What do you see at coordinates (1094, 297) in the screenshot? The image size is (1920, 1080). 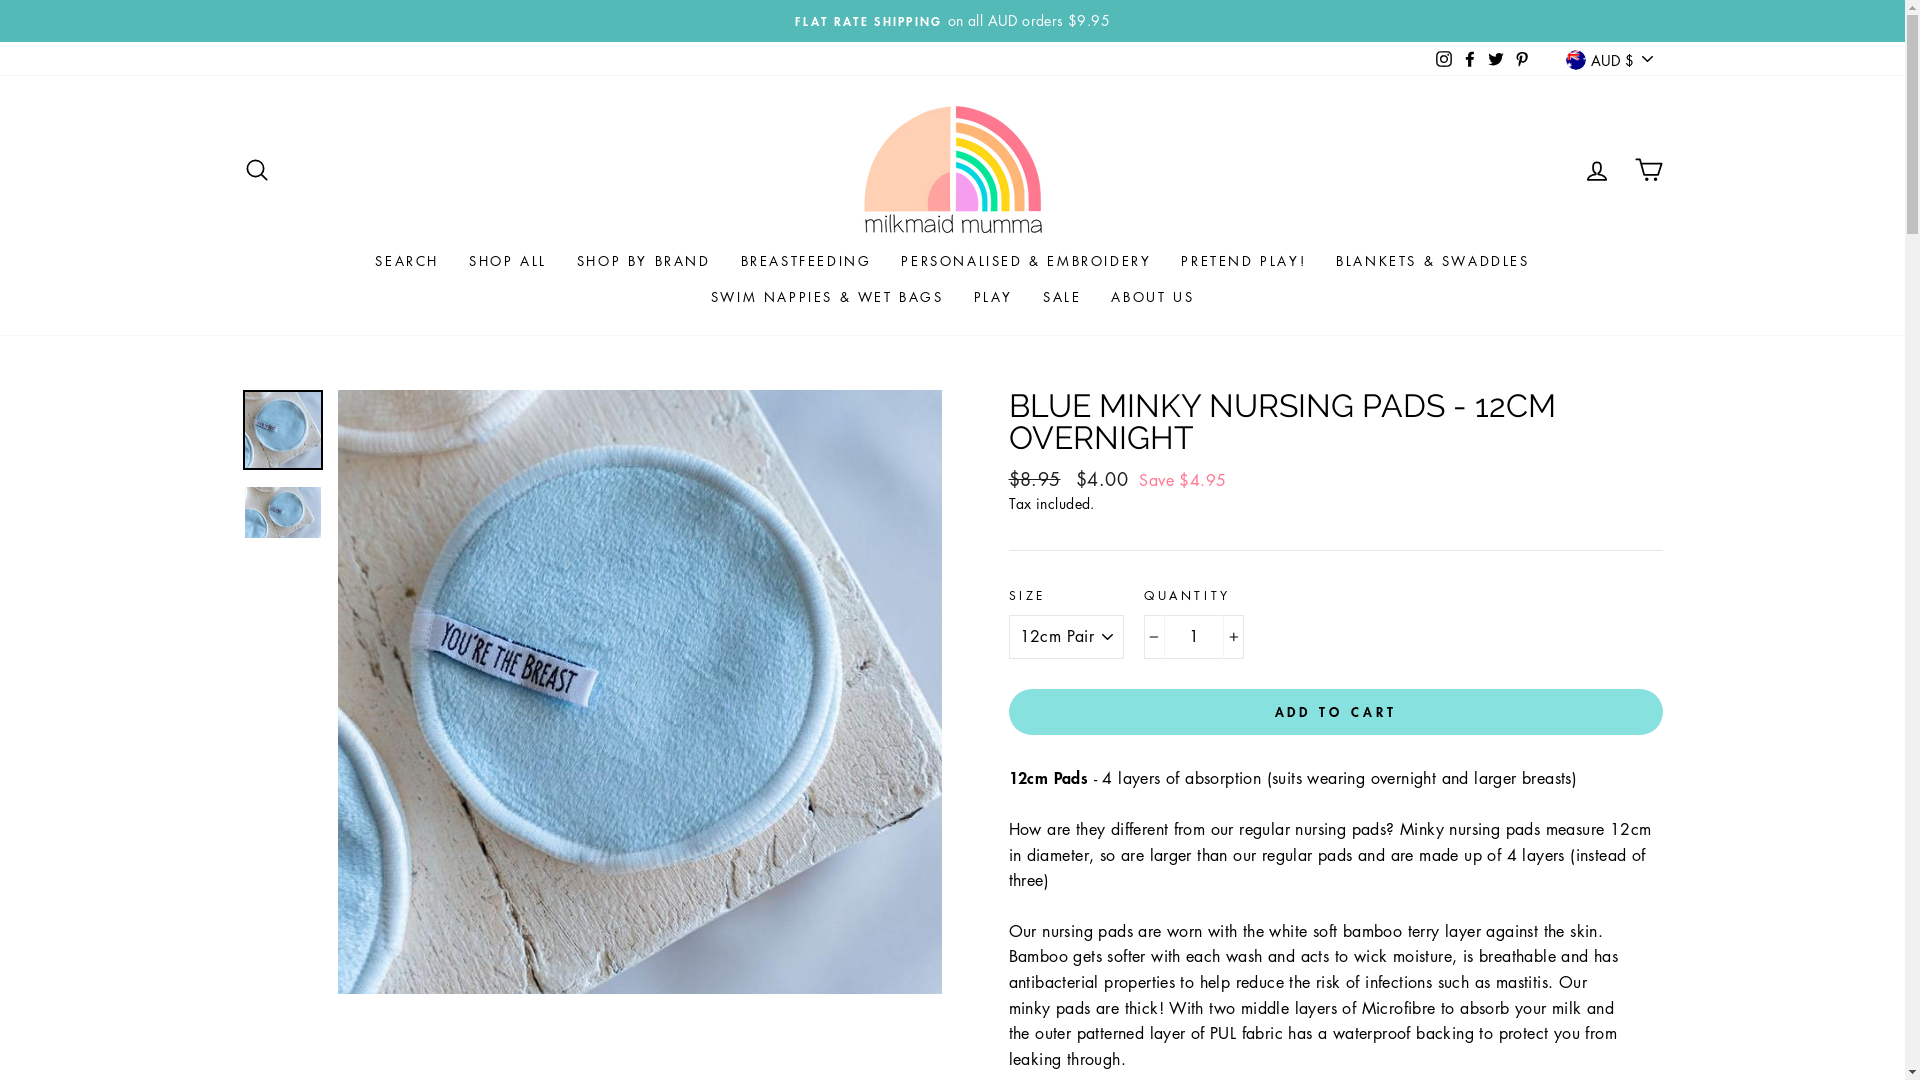 I see `'ABOUT US'` at bounding box center [1094, 297].